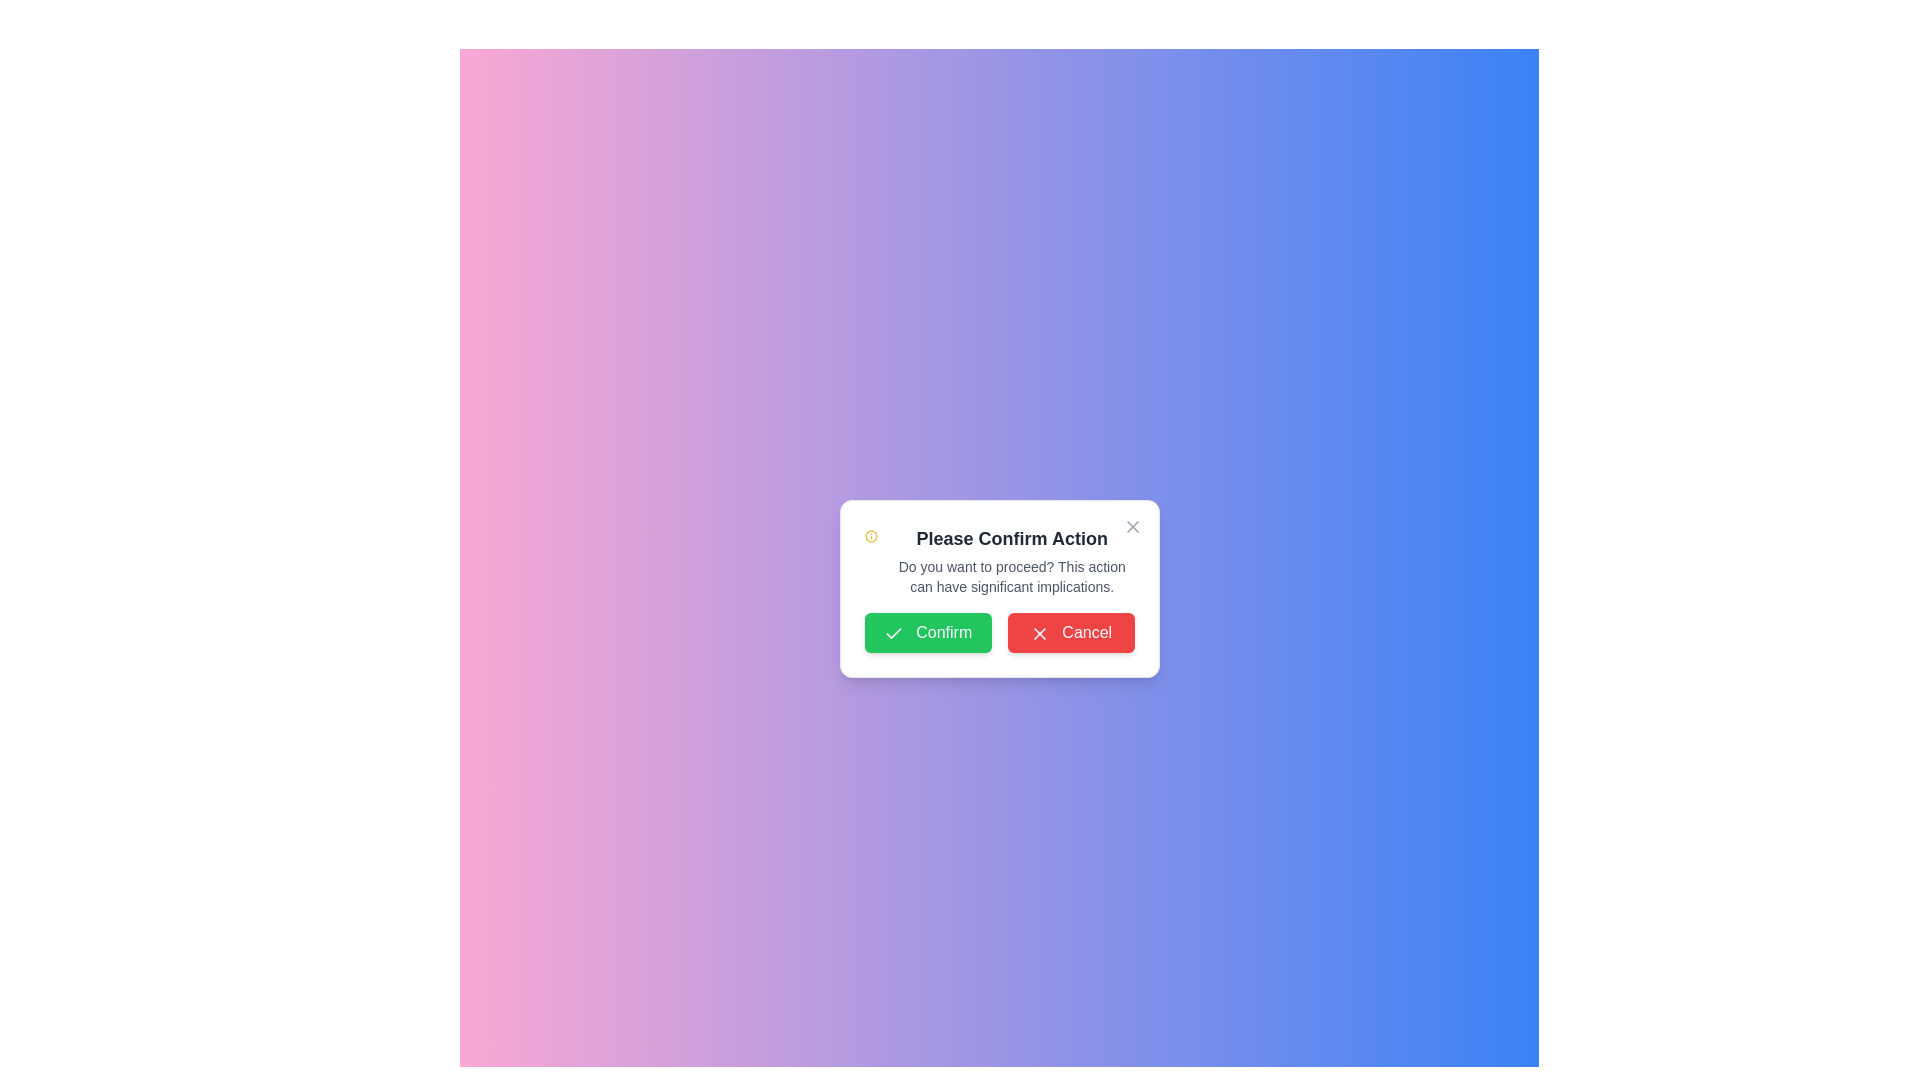  I want to click on the 'Confirm' button in the Button Group located centrally below the textual content to proceed with the action, so click(999, 632).